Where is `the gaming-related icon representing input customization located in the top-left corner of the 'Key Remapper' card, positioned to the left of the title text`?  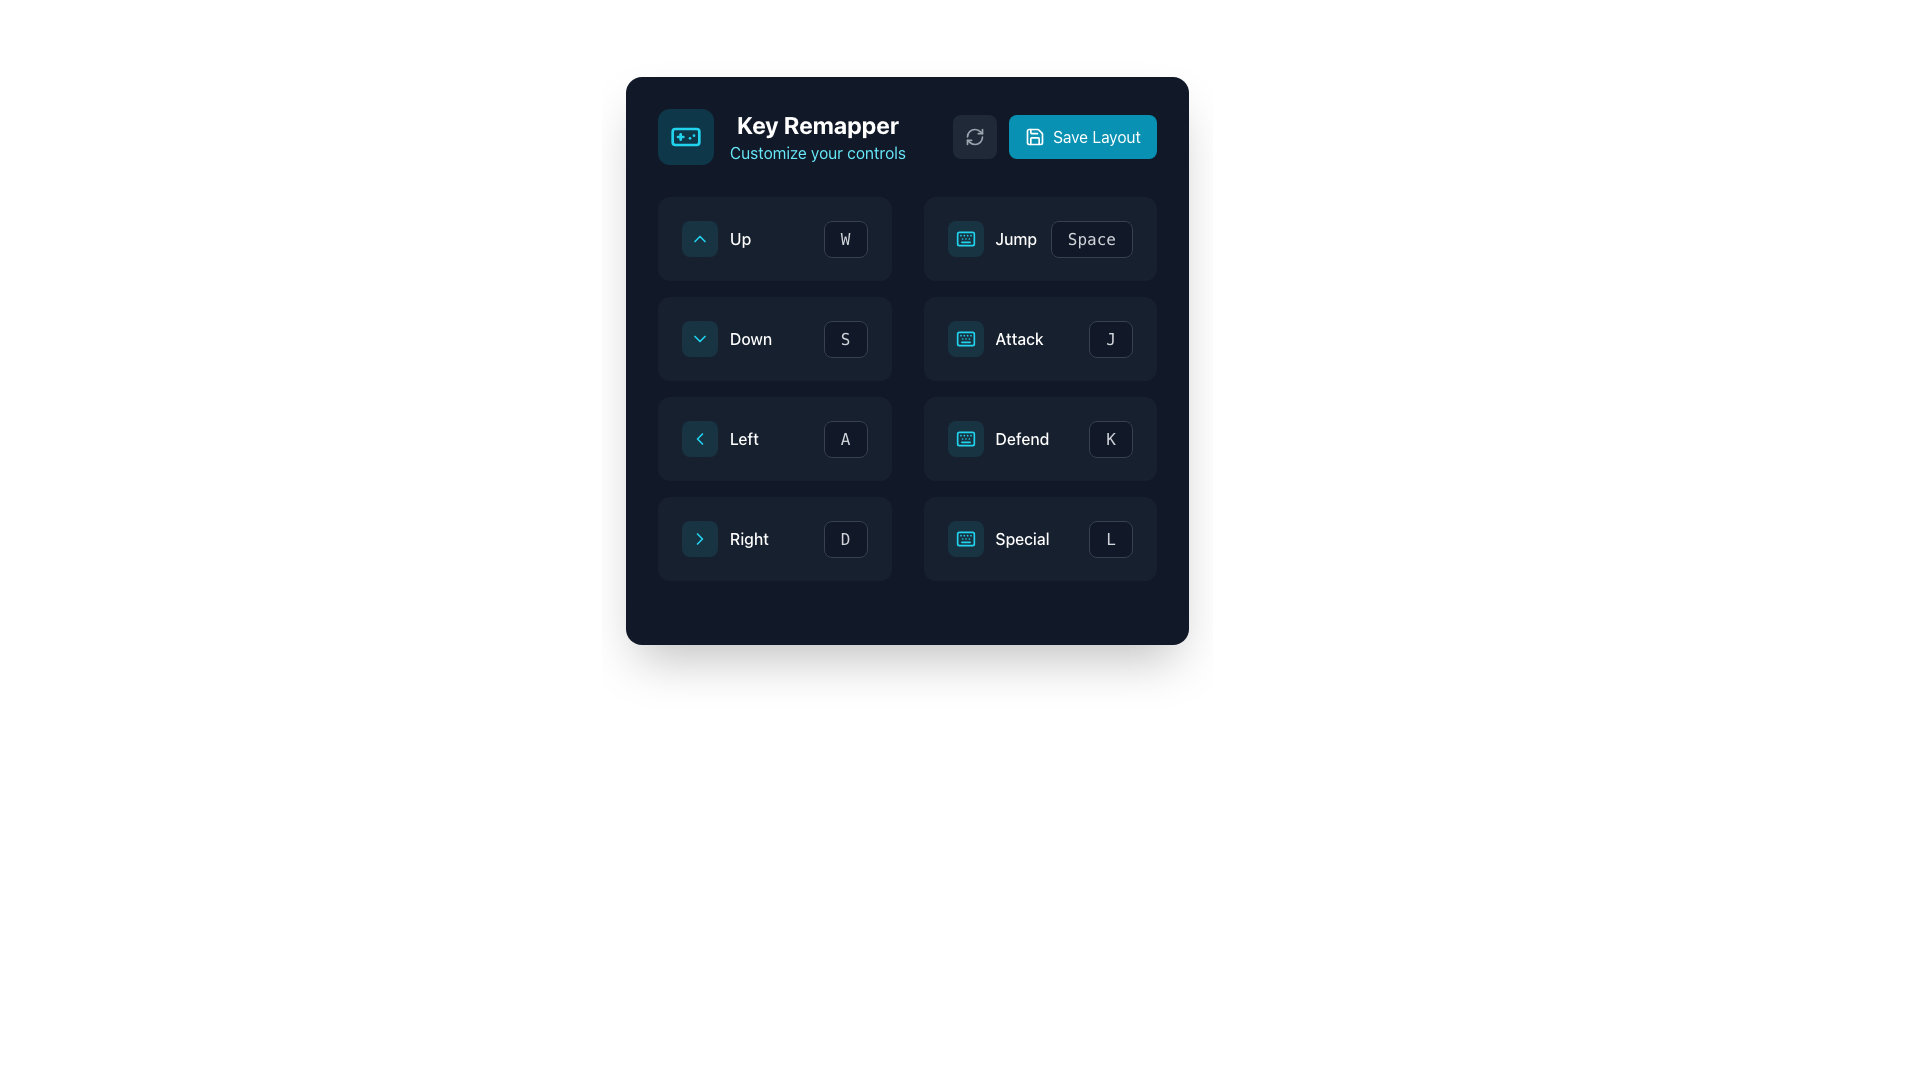
the gaming-related icon representing input customization located in the top-left corner of the 'Key Remapper' card, positioned to the left of the title text is located at coordinates (686, 136).